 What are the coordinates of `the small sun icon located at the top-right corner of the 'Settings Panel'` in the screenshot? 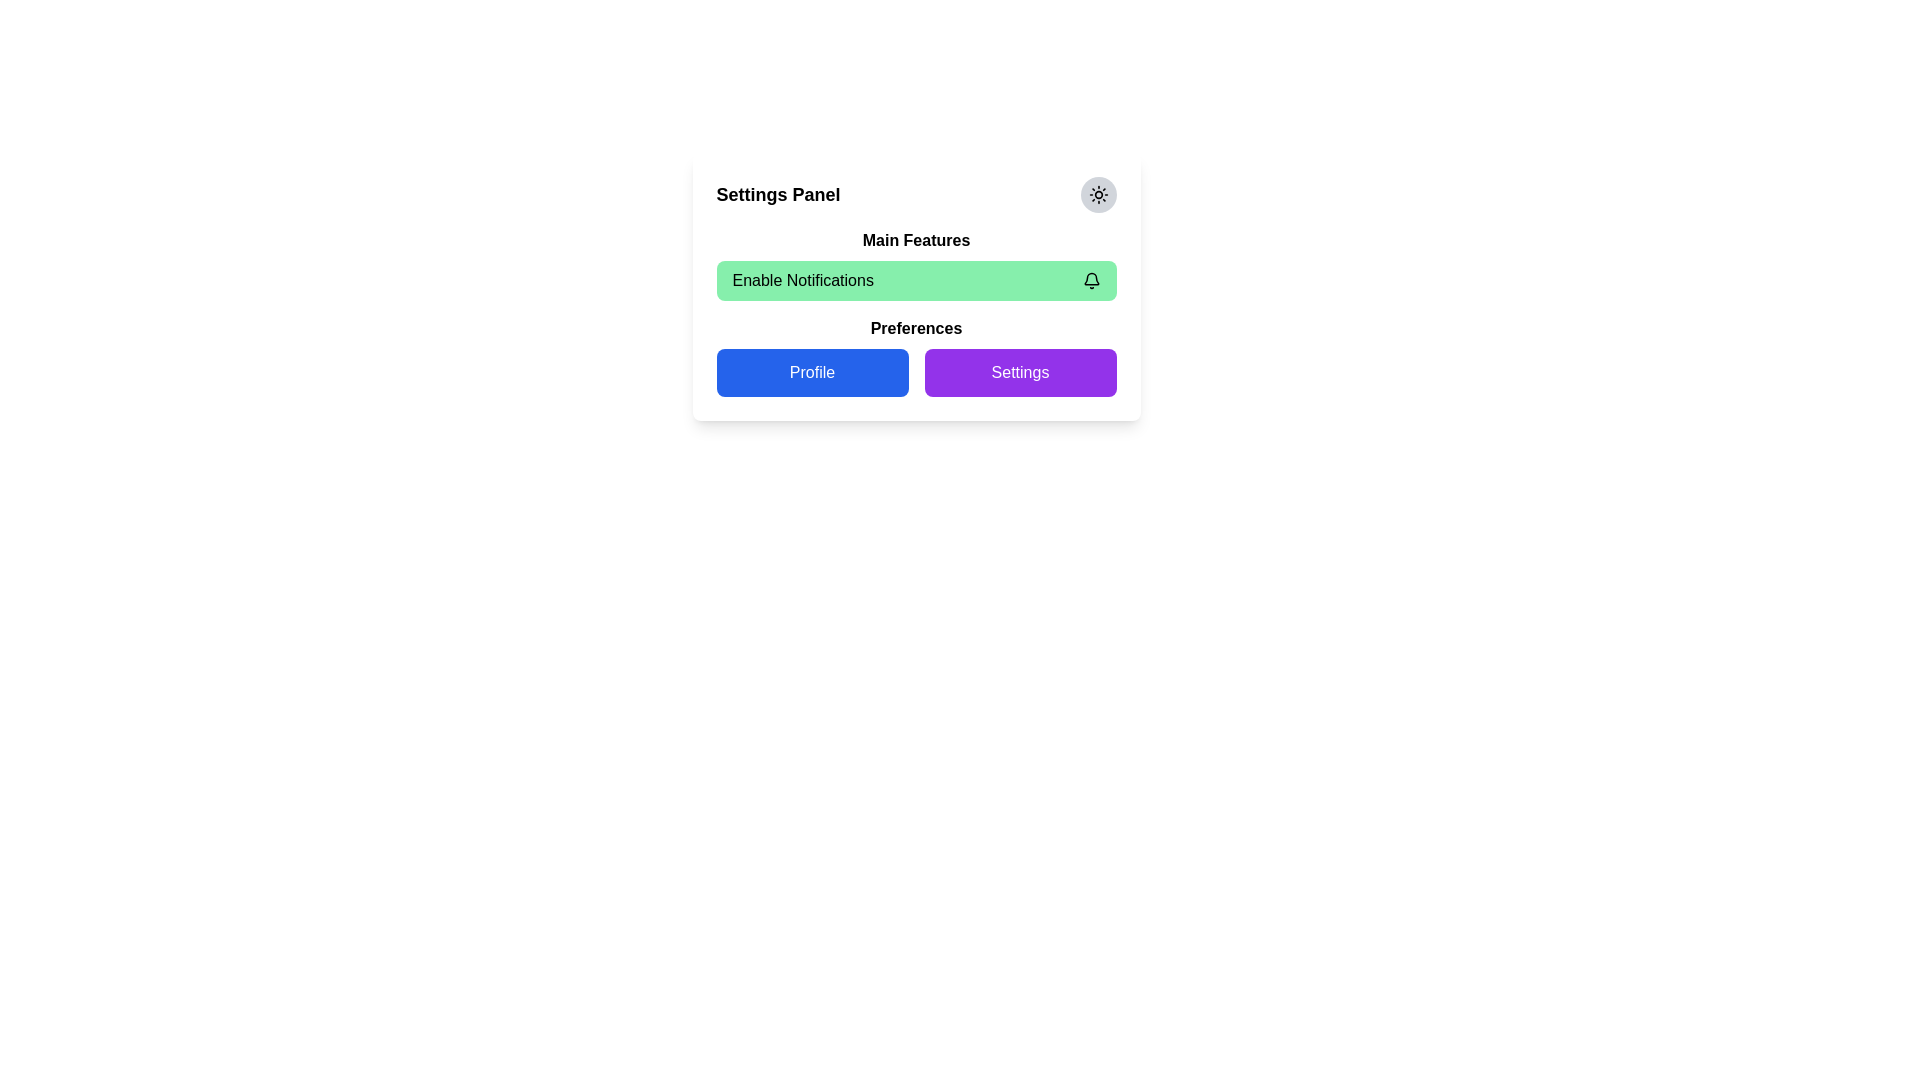 It's located at (1097, 195).